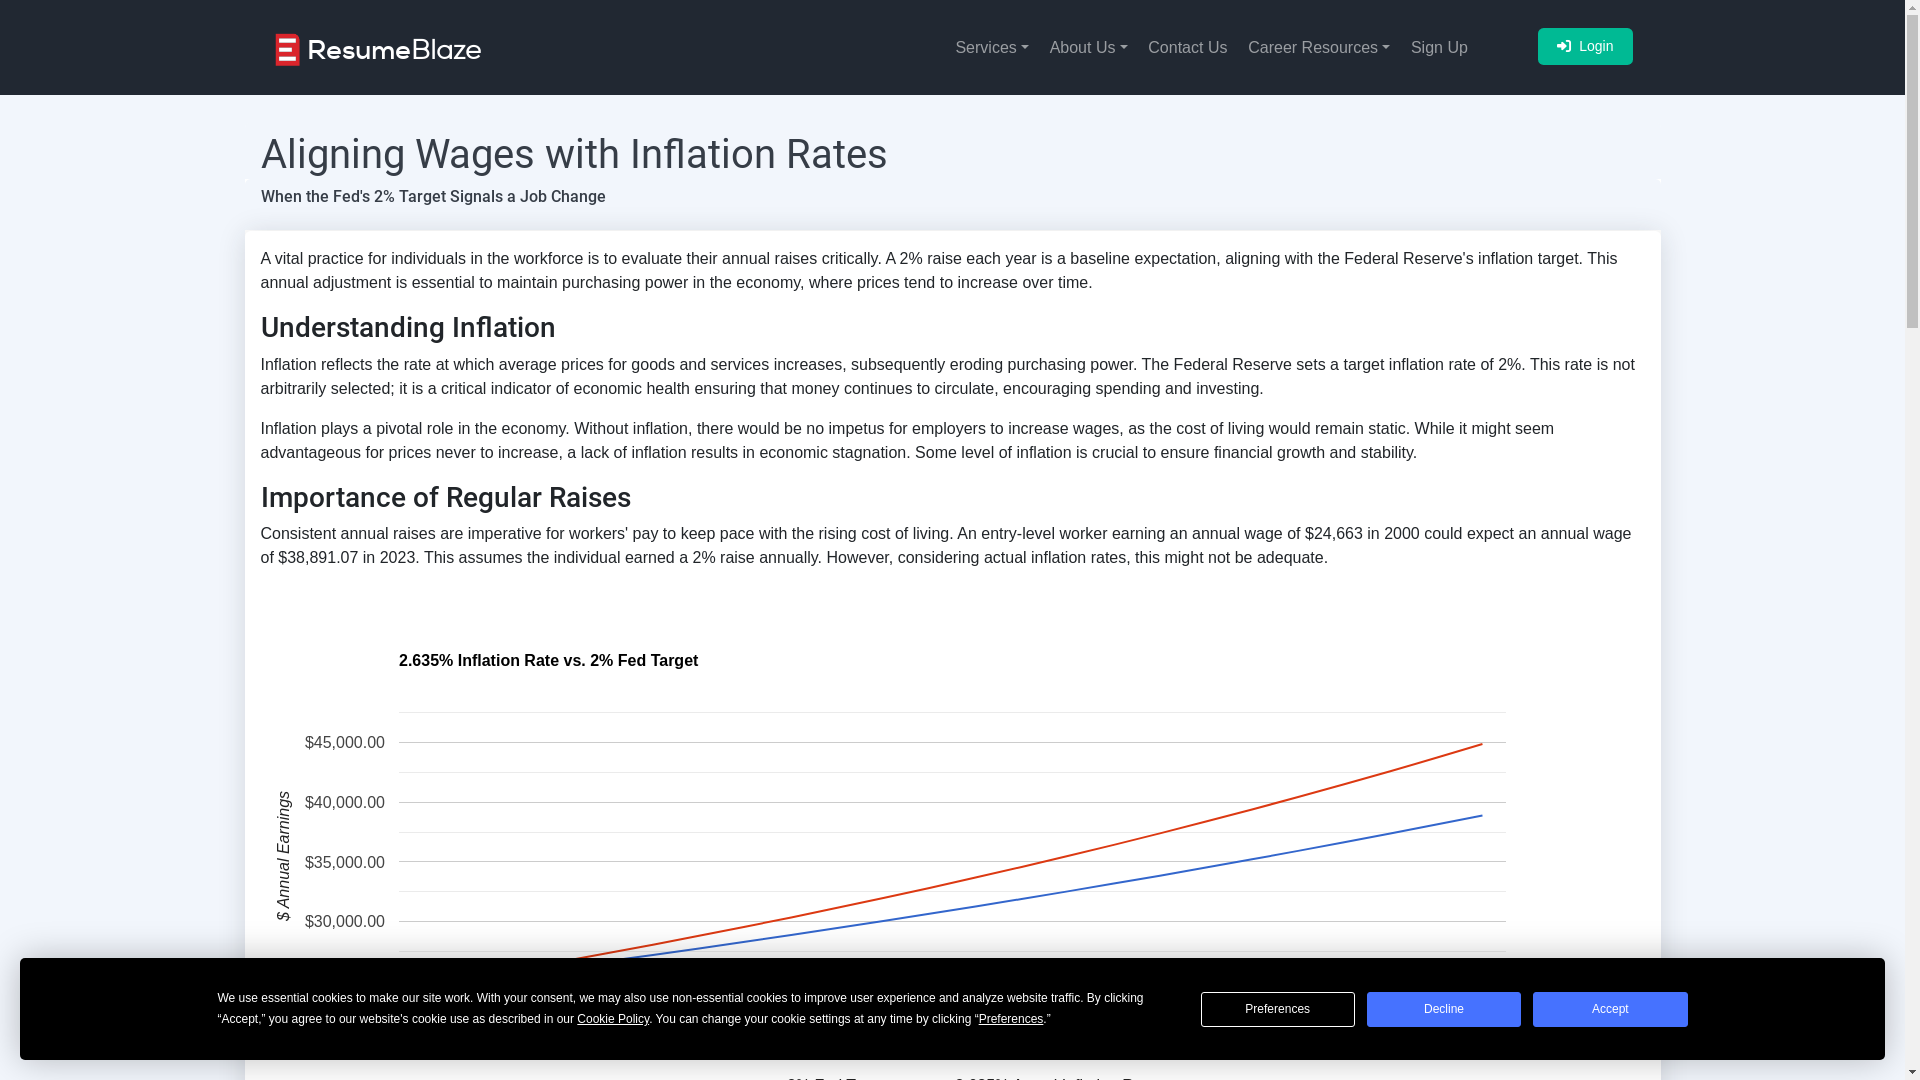  I want to click on 'Login', so click(1536, 45).